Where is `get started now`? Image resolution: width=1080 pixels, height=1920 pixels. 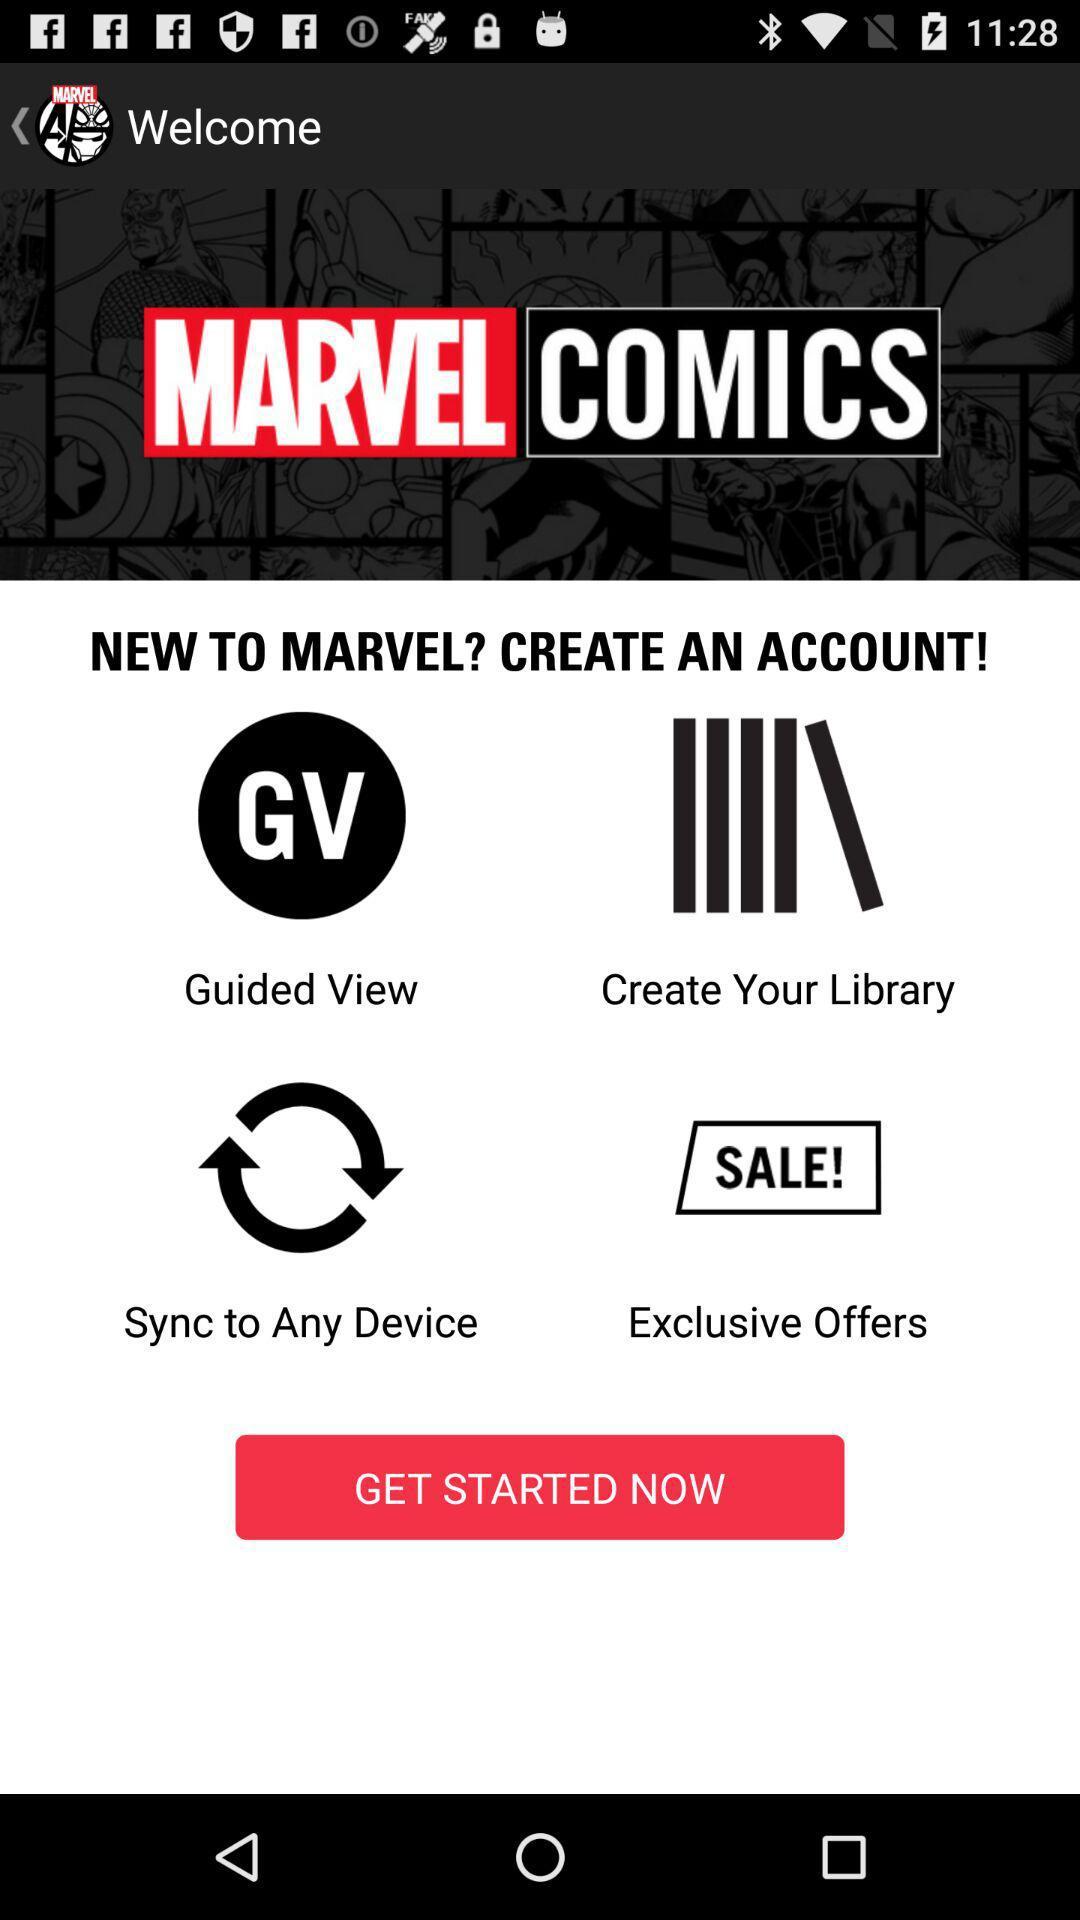 get started now is located at coordinates (540, 1487).